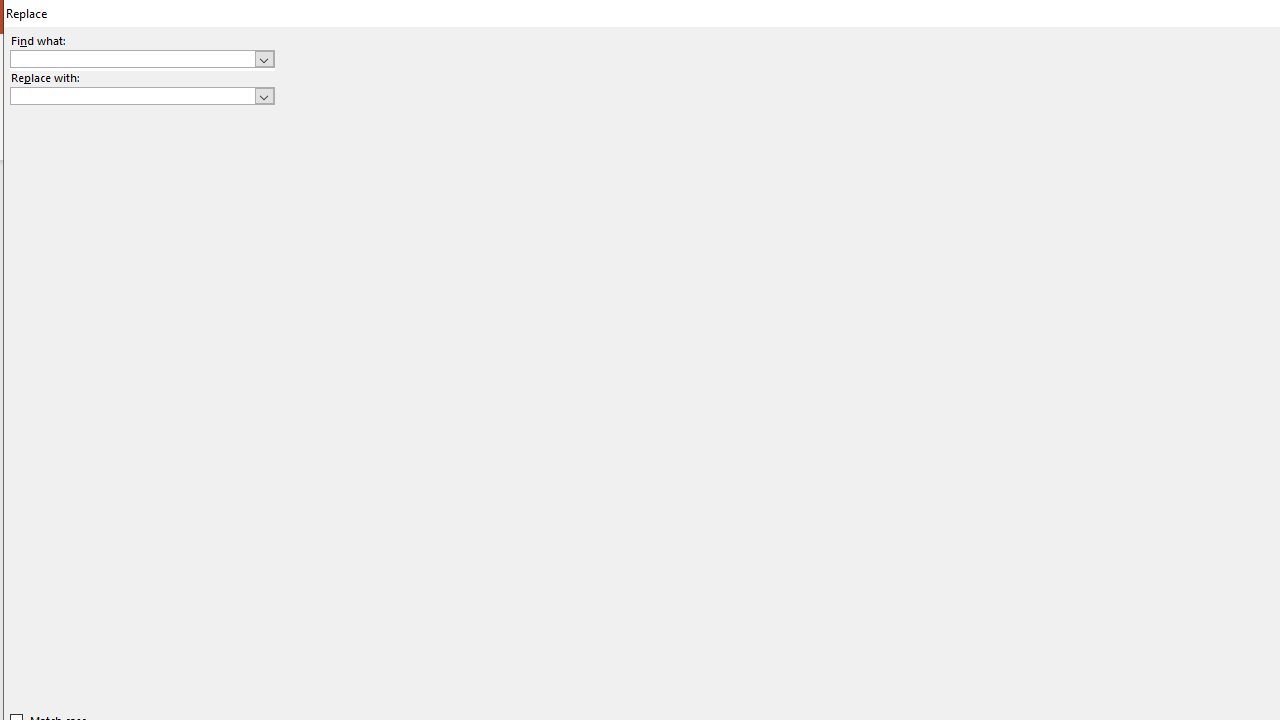 The height and width of the screenshot is (720, 1280). I want to click on 'Find what', so click(132, 58).